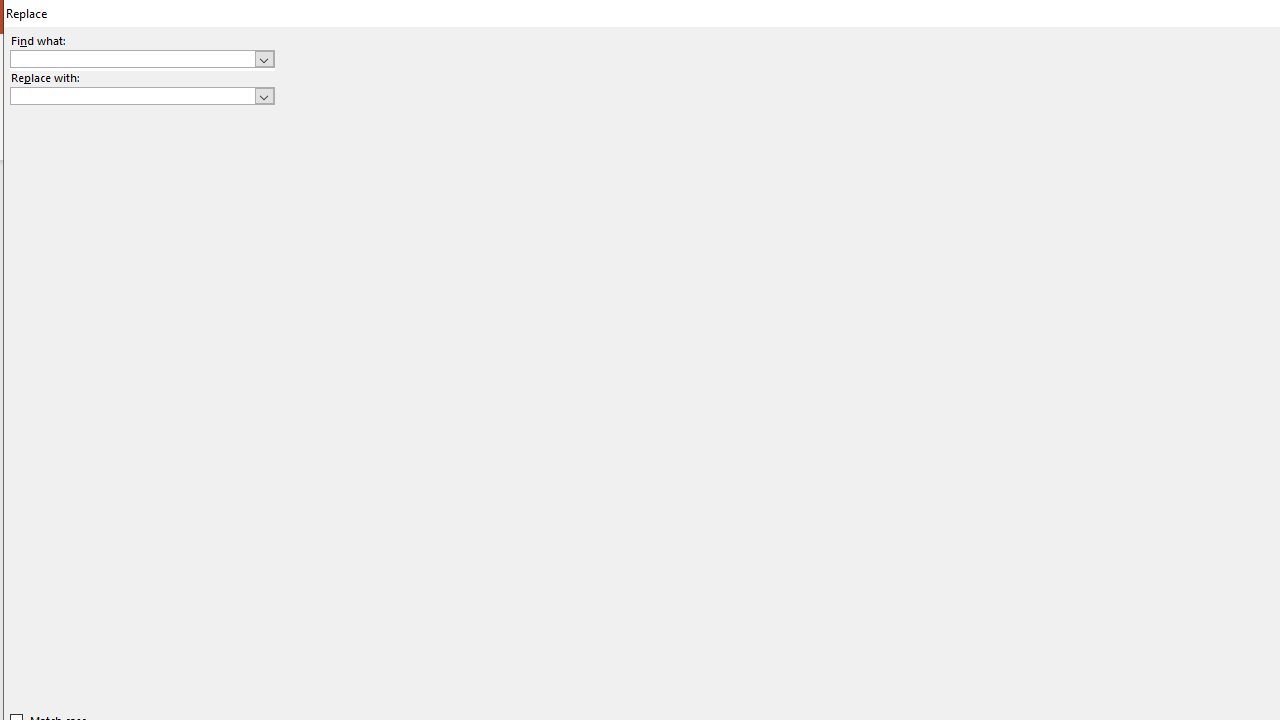 The height and width of the screenshot is (720, 1280). I want to click on 'Find what', so click(132, 58).